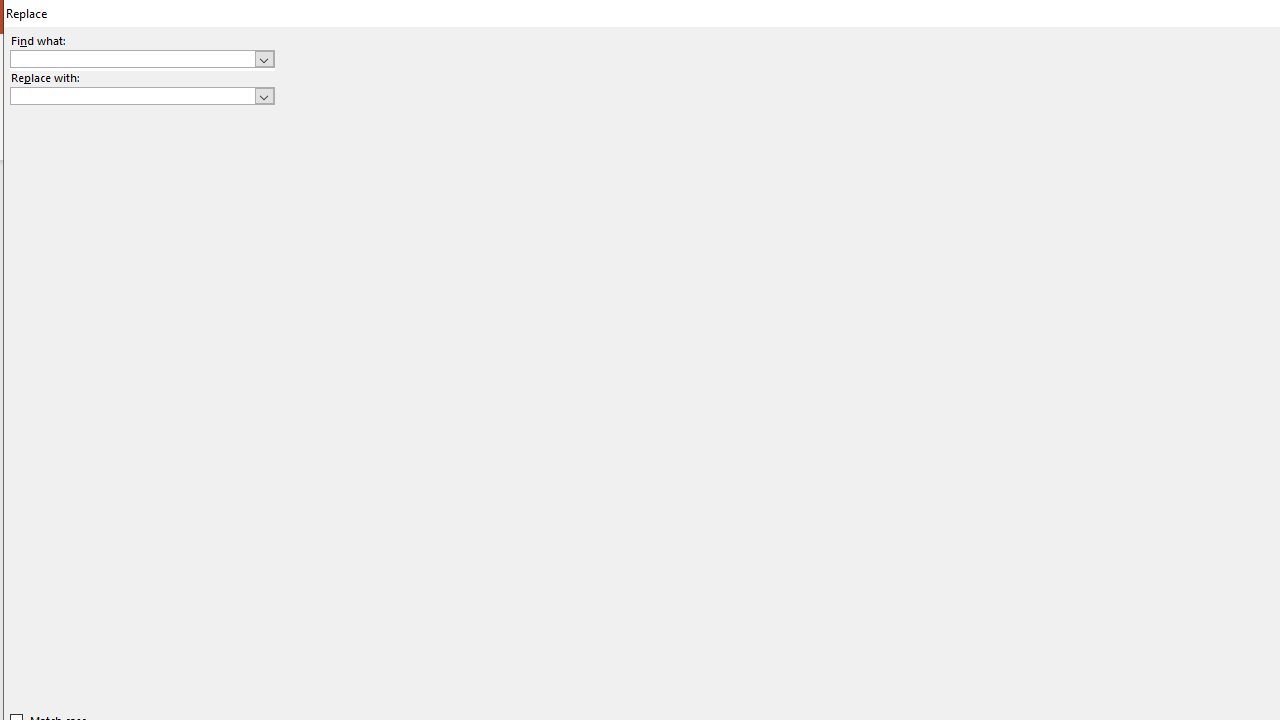 The height and width of the screenshot is (720, 1280). I want to click on 'Find what', so click(132, 58).